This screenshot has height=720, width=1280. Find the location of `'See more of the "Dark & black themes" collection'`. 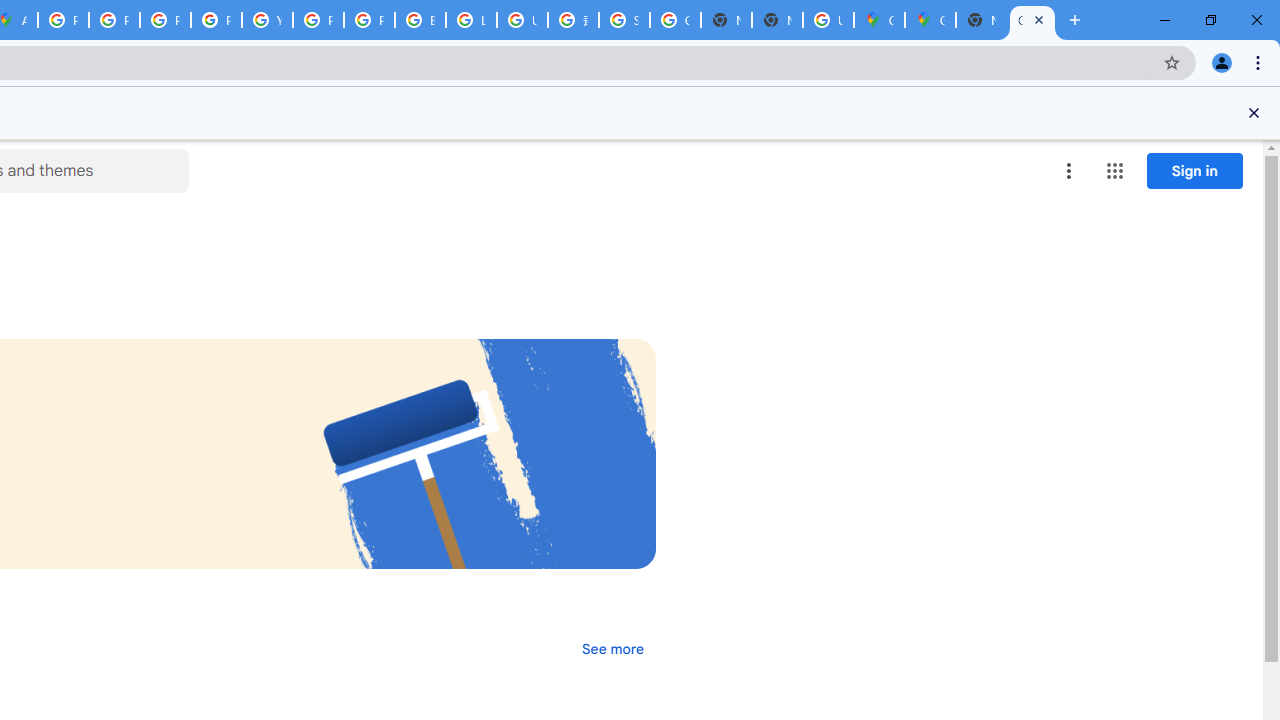

'See more of the "Dark & black themes" collection' is located at coordinates (611, 649).